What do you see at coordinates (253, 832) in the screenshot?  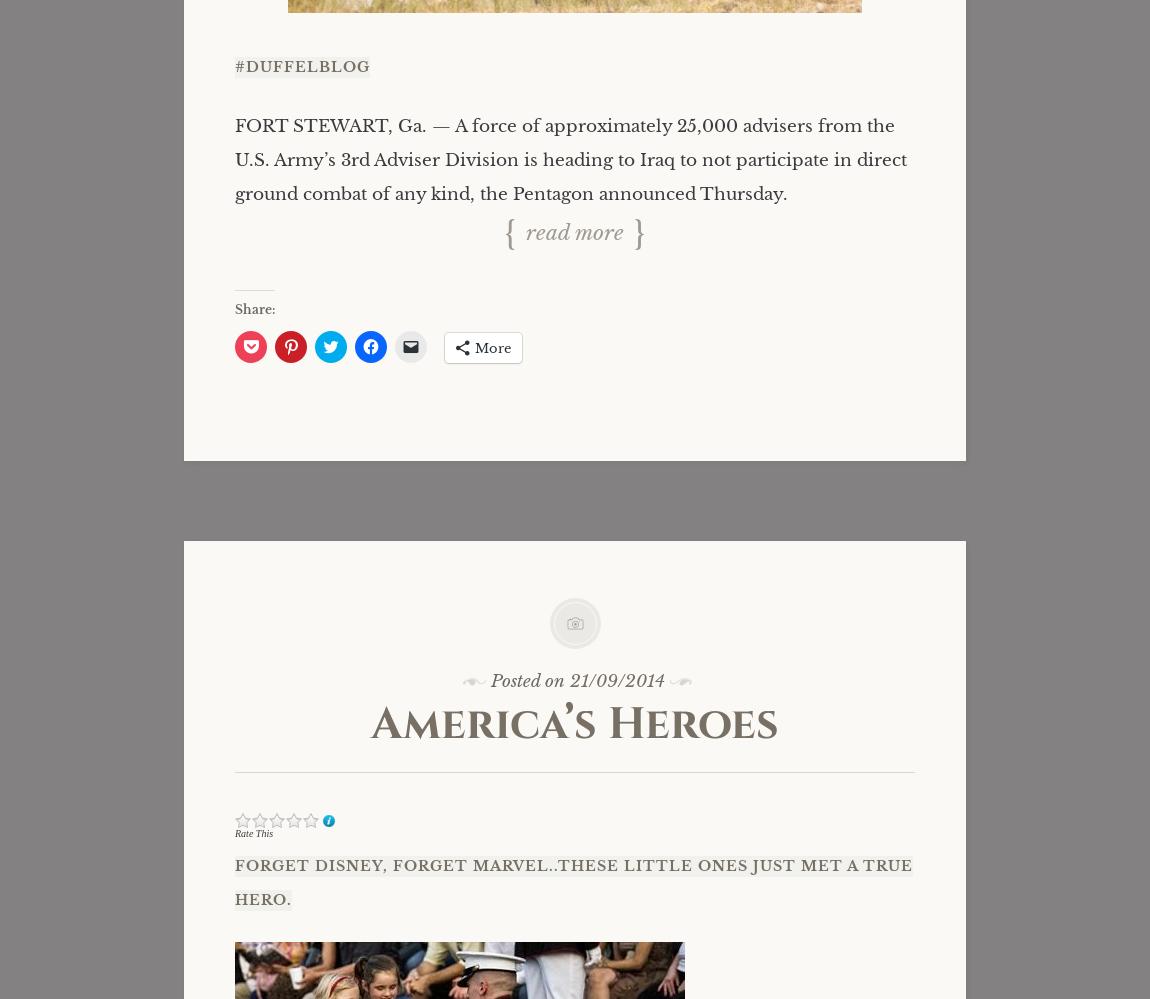 I see `'Rate This'` at bounding box center [253, 832].